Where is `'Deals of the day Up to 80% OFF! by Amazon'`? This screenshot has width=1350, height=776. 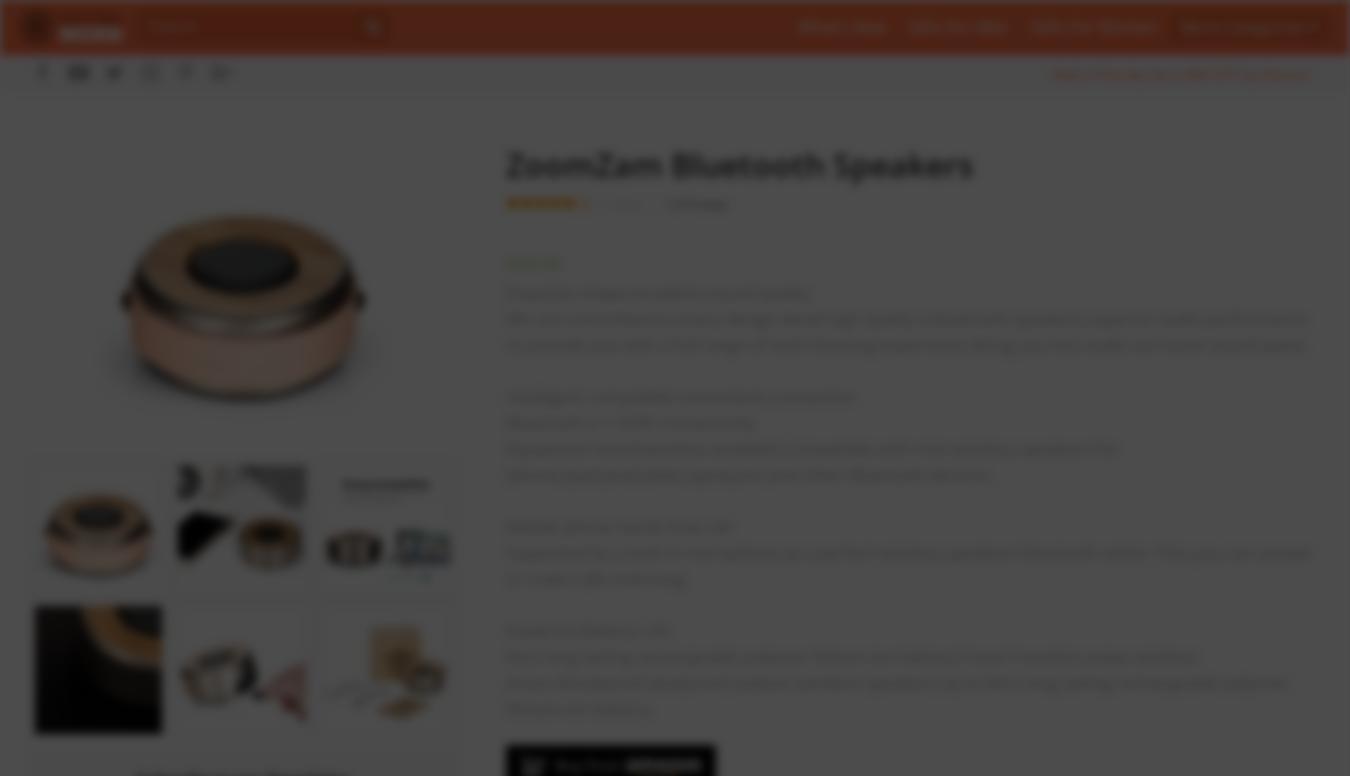
'Deals of the day Up to 80% OFF! by Amazon' is located at coordinates (1050, 73).